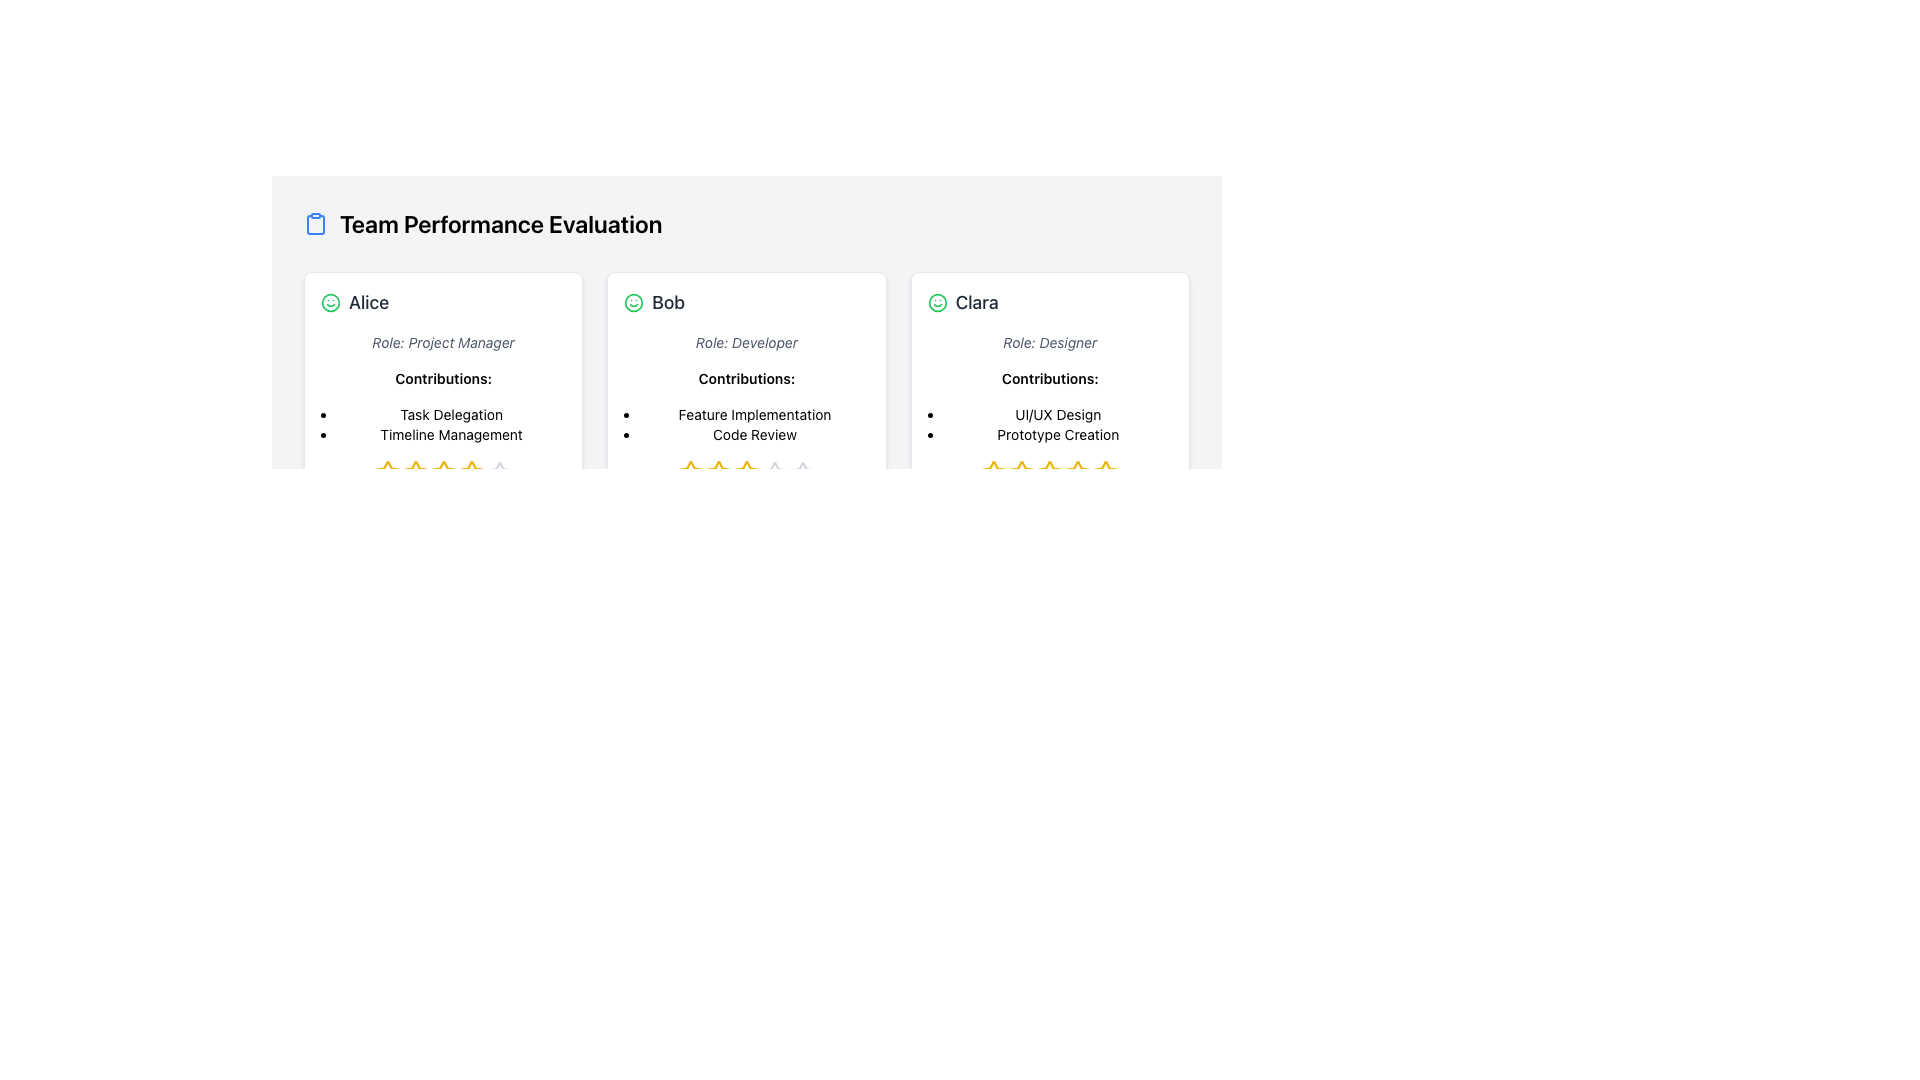  What do you see at coordinates (746, 473) in the screenshot?
I see `the interactive yellow star icon for rating, which is the fourth star in a row of five, positioned under the 'Bob' evaluation card` at bounding box center [746, 473].